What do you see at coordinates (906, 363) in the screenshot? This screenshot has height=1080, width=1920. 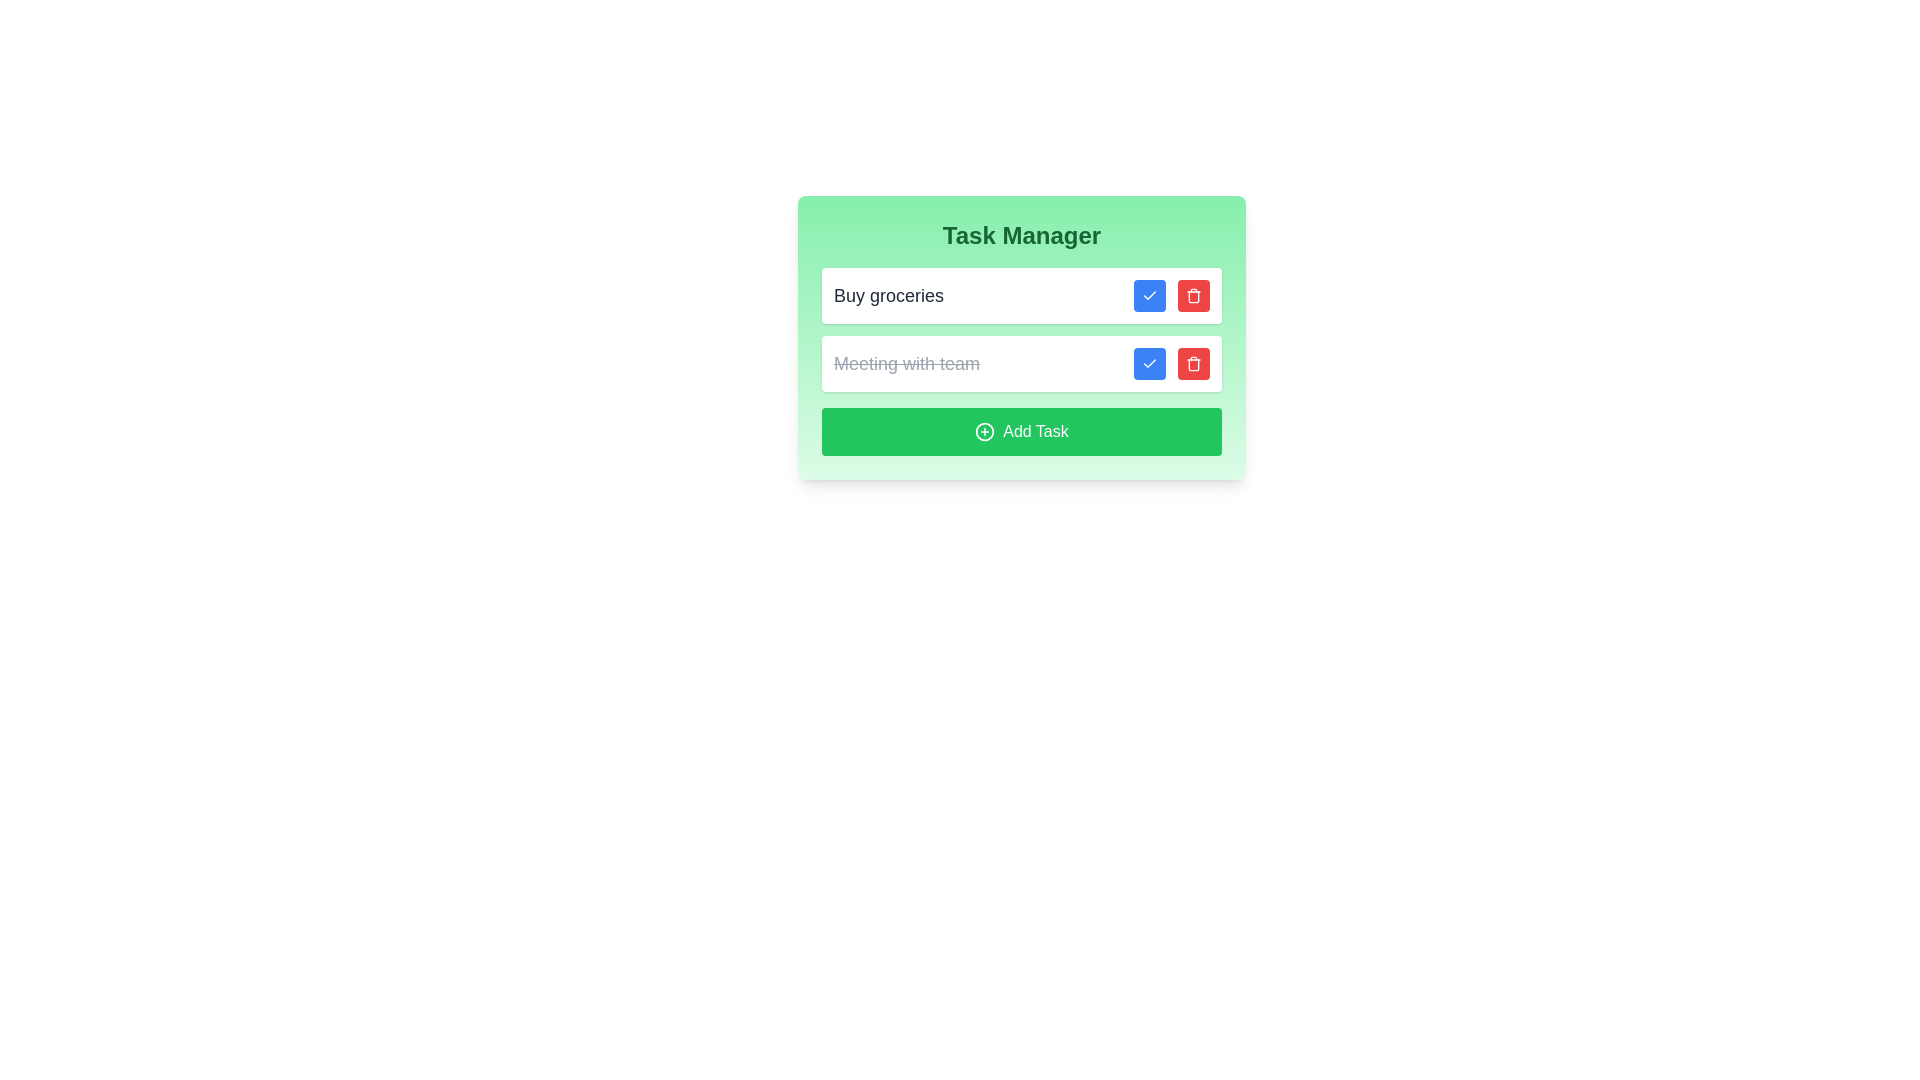 I see `the text label that displays the title or description of a completed task in the task management interface, which is centrally aligned in the middle section of the interface` at bounding box center [906, 363].